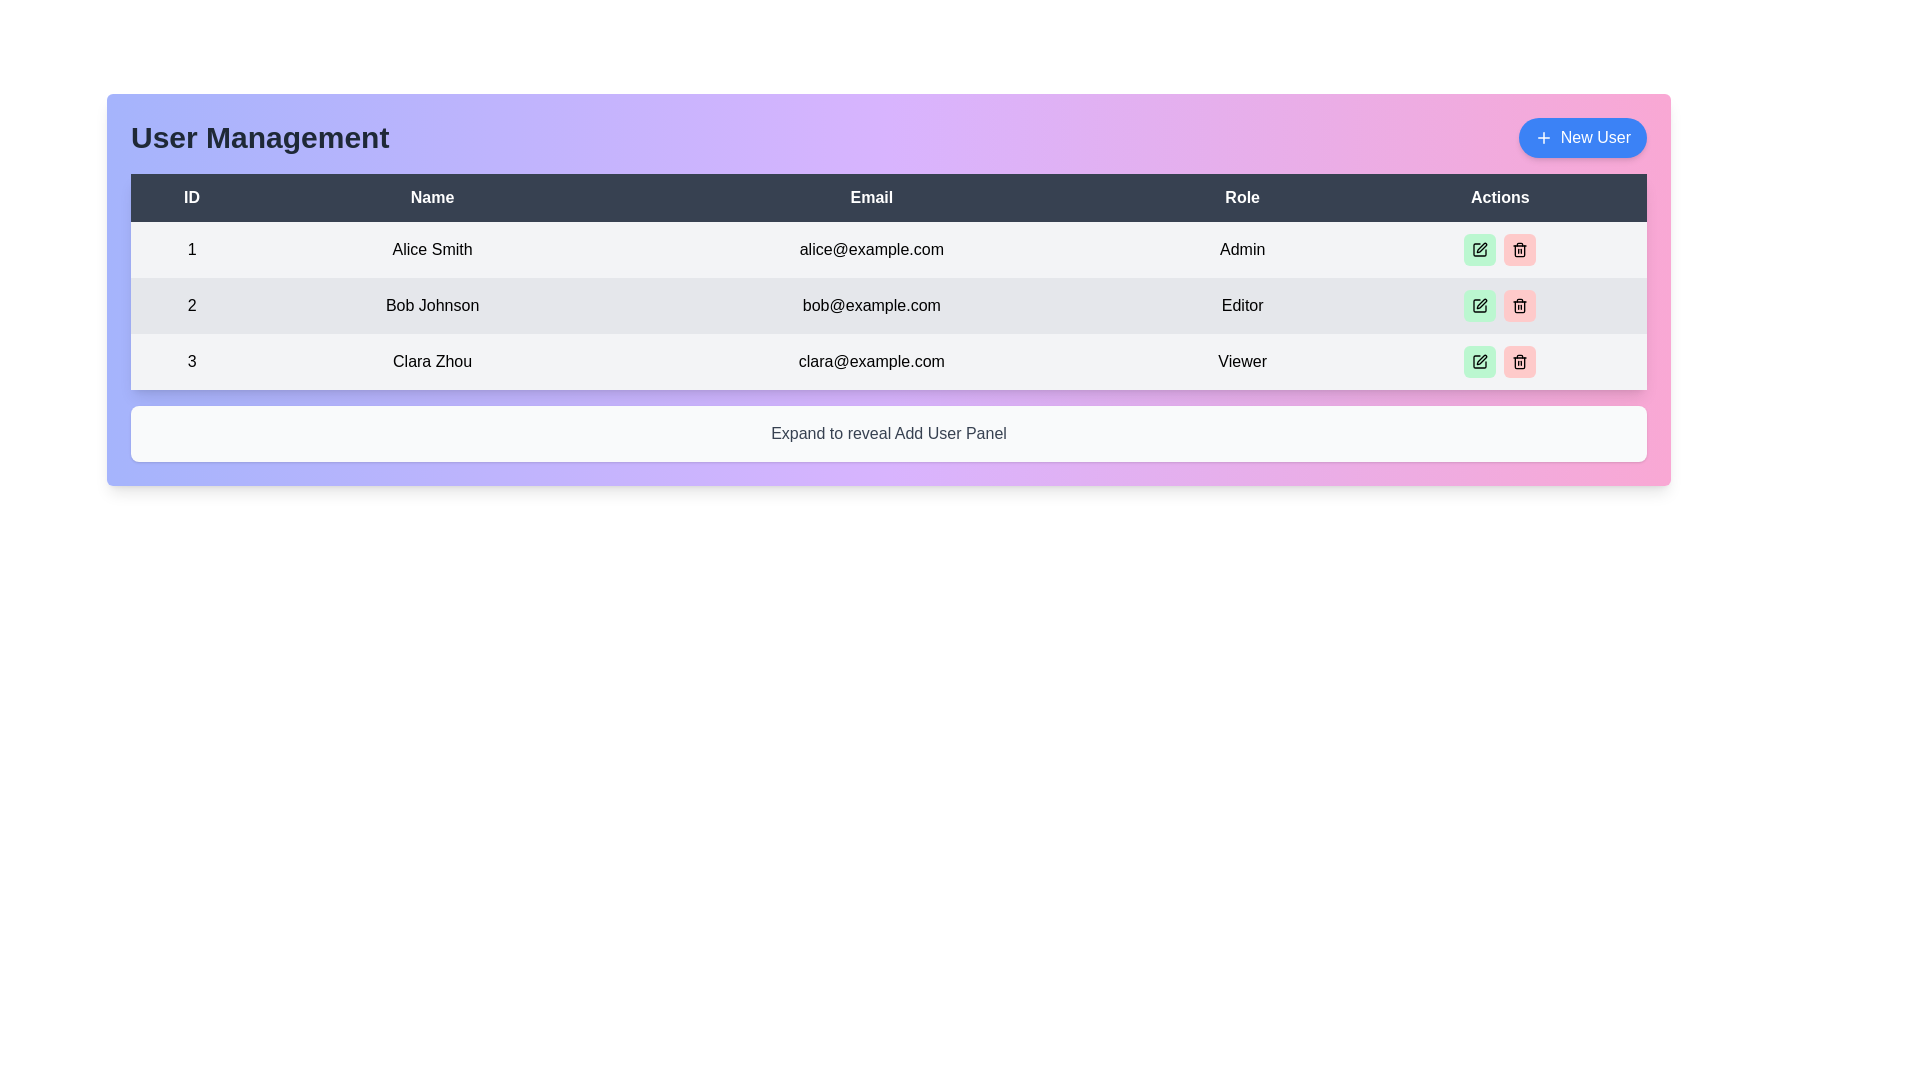  I want to click on the text label displaying 'Clara Zhou' in black font, located in the 'Name' column of the third row within the 'User Management' table, so click(431, 362).